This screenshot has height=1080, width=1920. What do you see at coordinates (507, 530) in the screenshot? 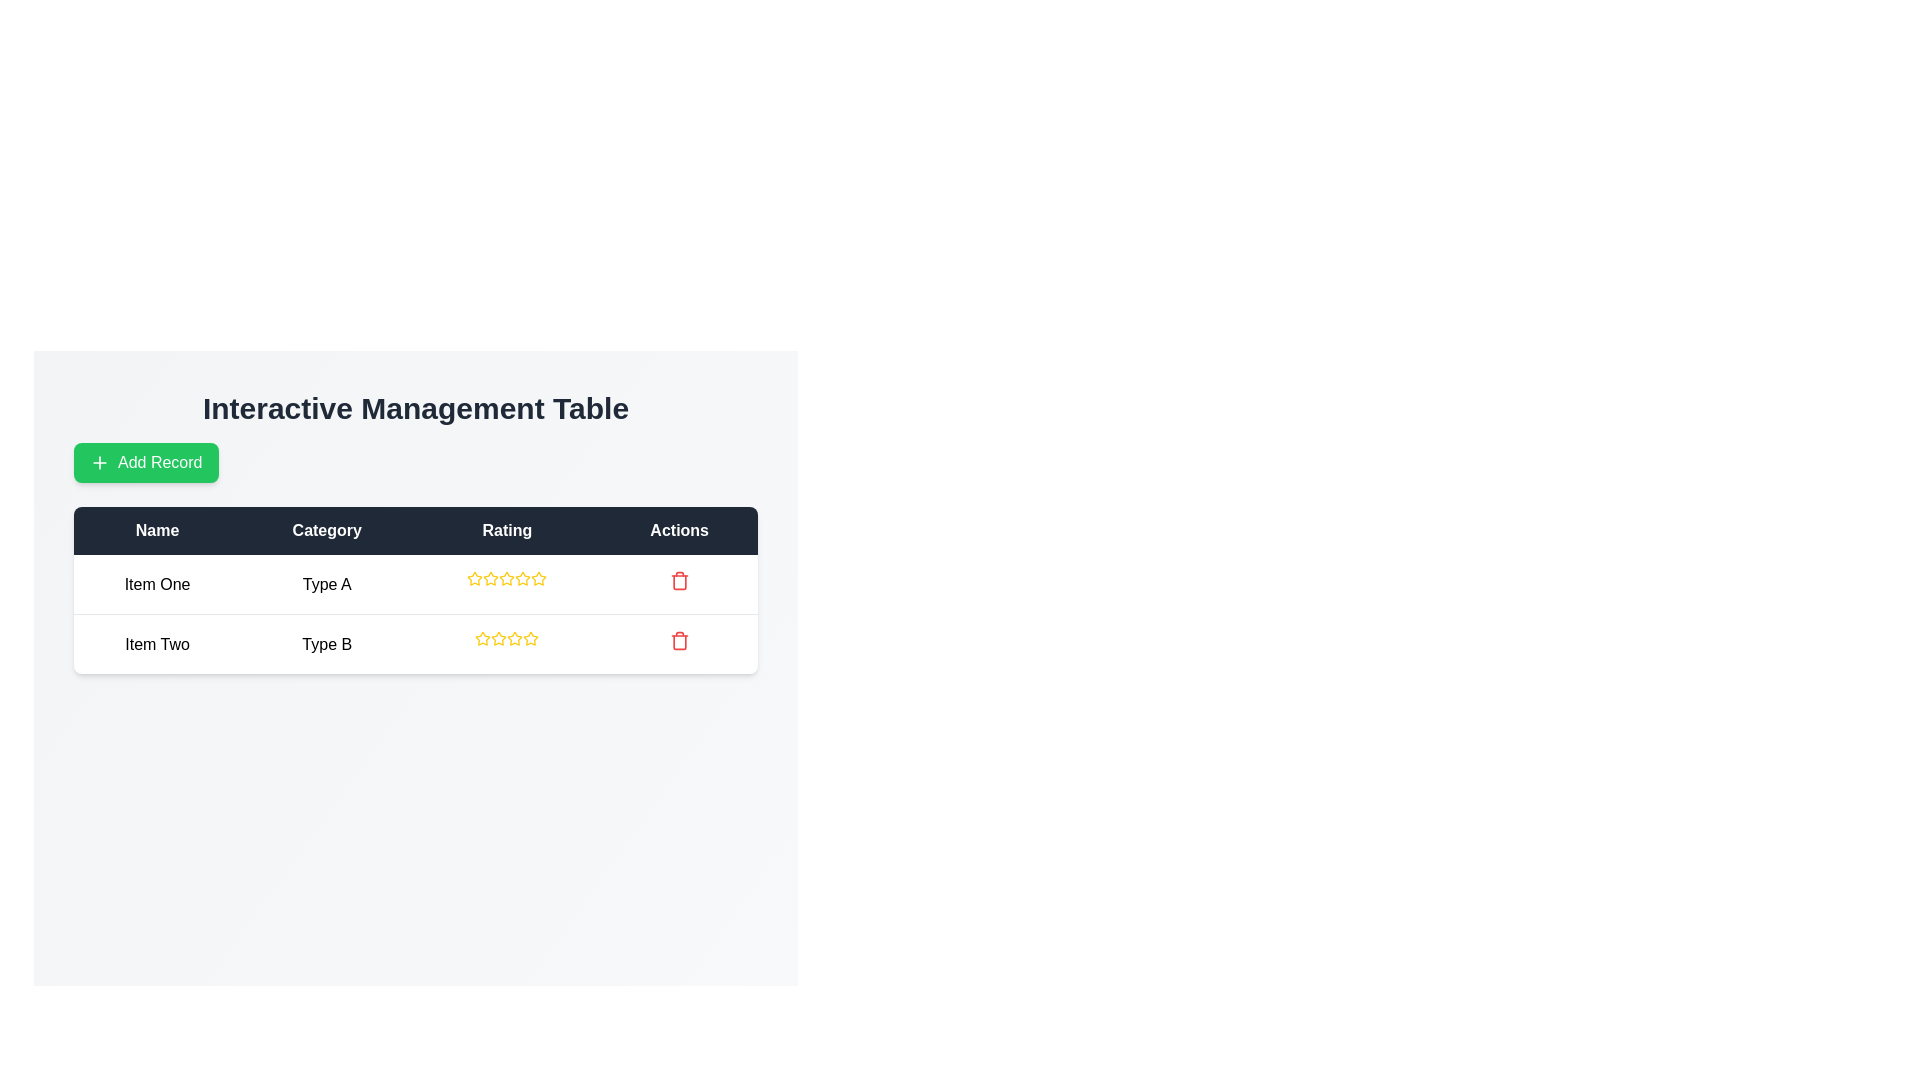
I see `the table header cell labeled 'Rating', which has a dark background and white centered text, positioned as the third header cell in a row of four` at bounding box center [507, 530].